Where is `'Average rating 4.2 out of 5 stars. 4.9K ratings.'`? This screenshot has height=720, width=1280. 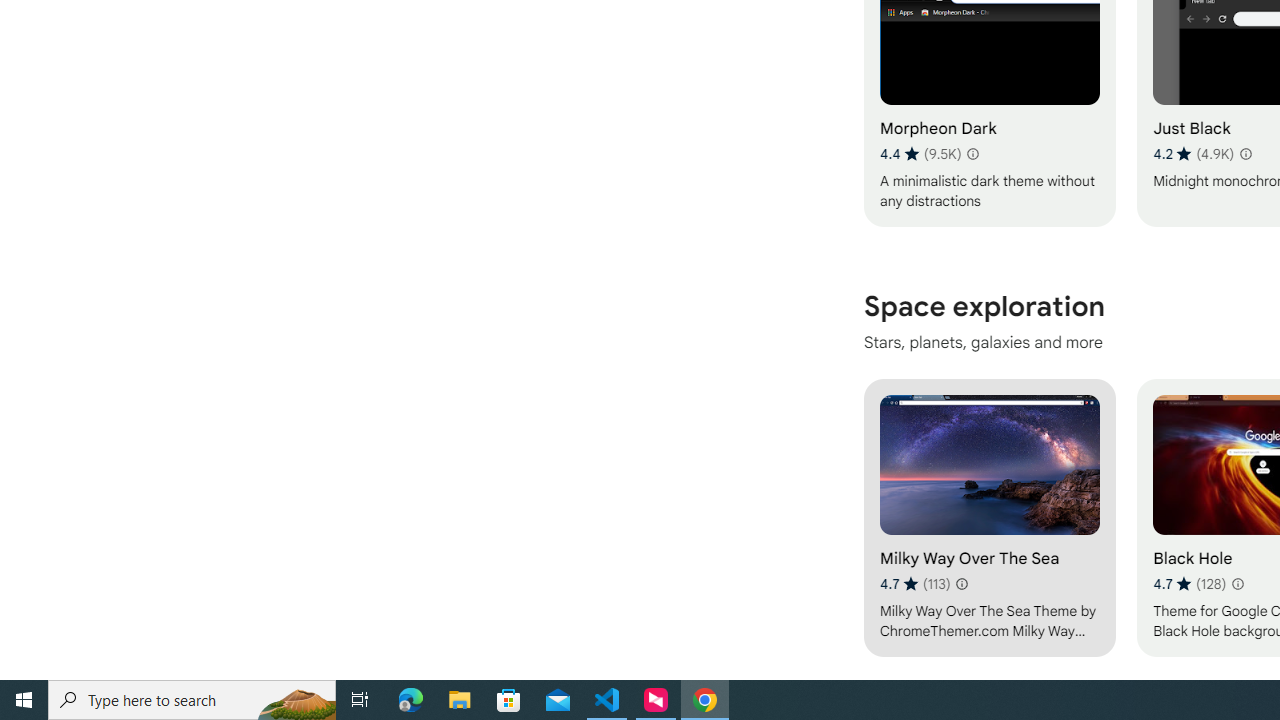
'Average rating 4.2 out of 5 stars. 4.9K ratings.' is located at coordinates (1192, 153).